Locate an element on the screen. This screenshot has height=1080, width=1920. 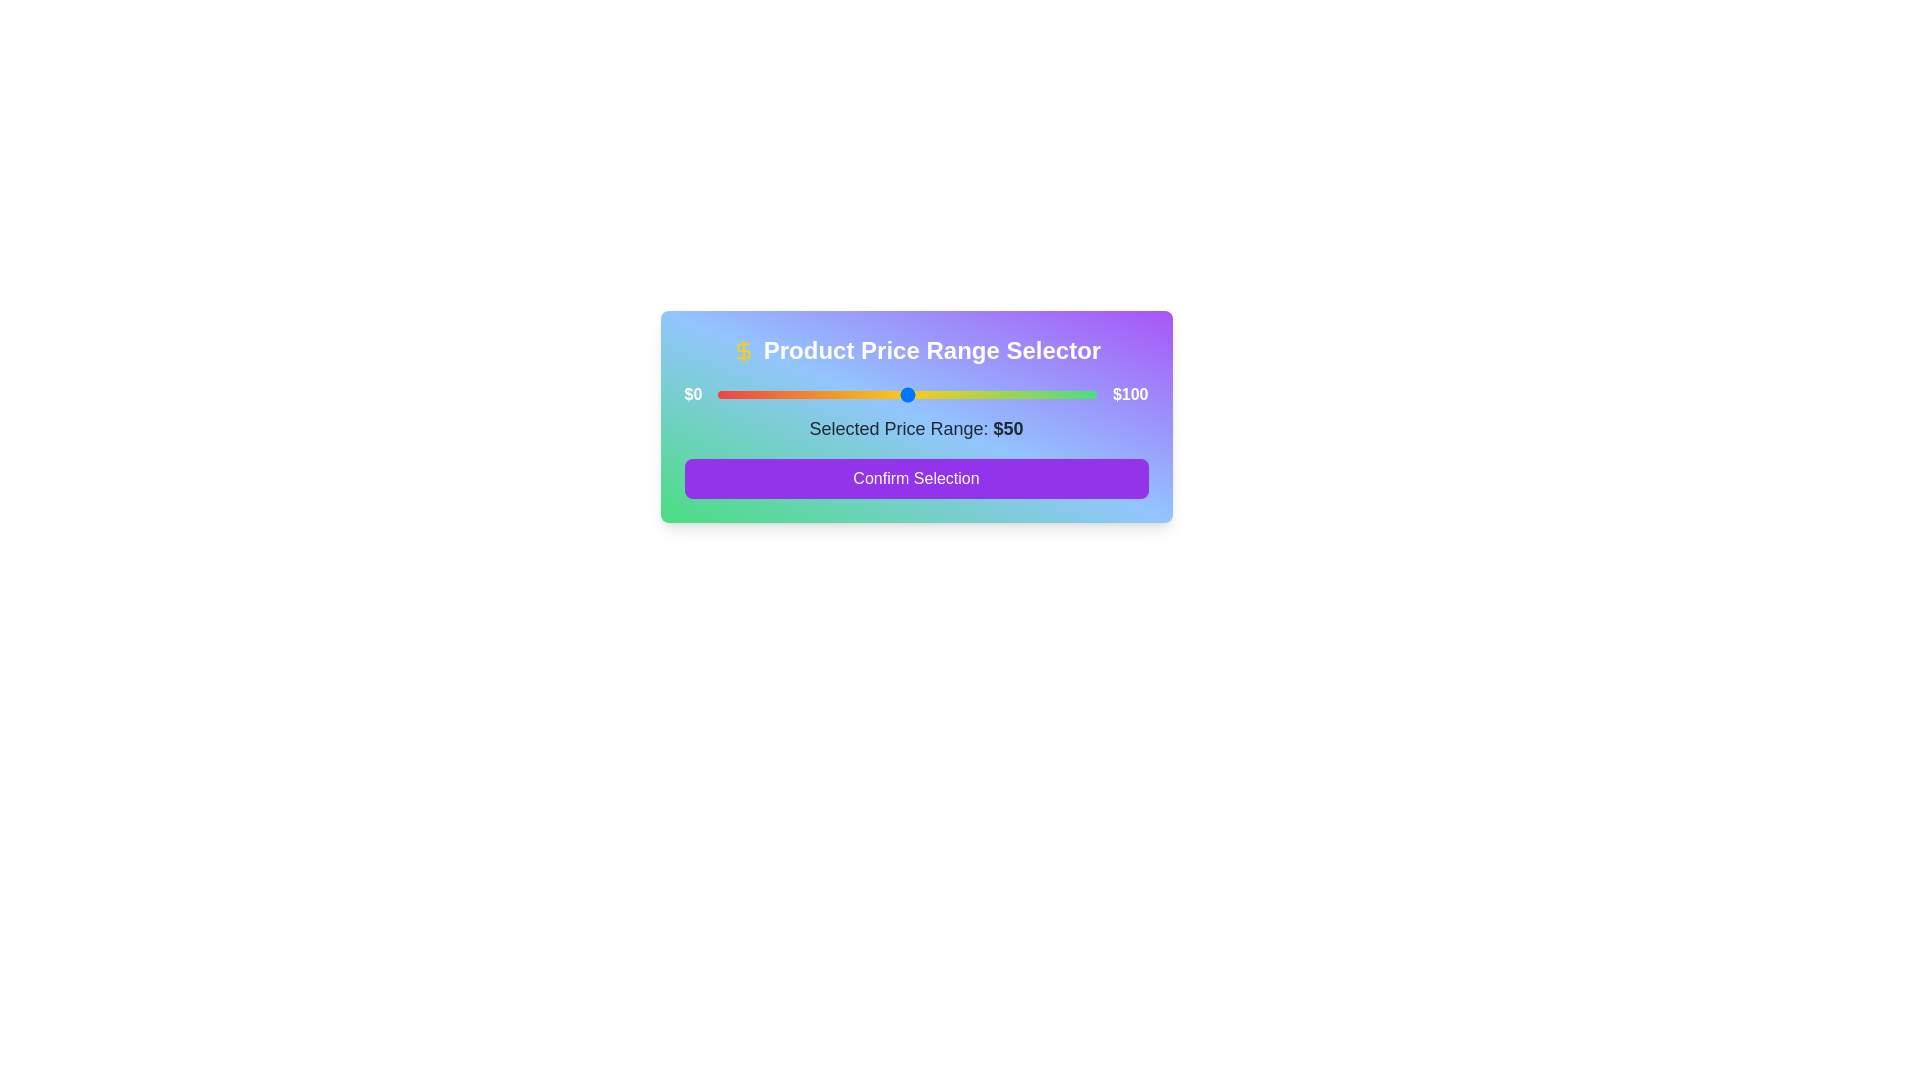
the price range slider to set the value to 43 is located at coordinates (880, 394).